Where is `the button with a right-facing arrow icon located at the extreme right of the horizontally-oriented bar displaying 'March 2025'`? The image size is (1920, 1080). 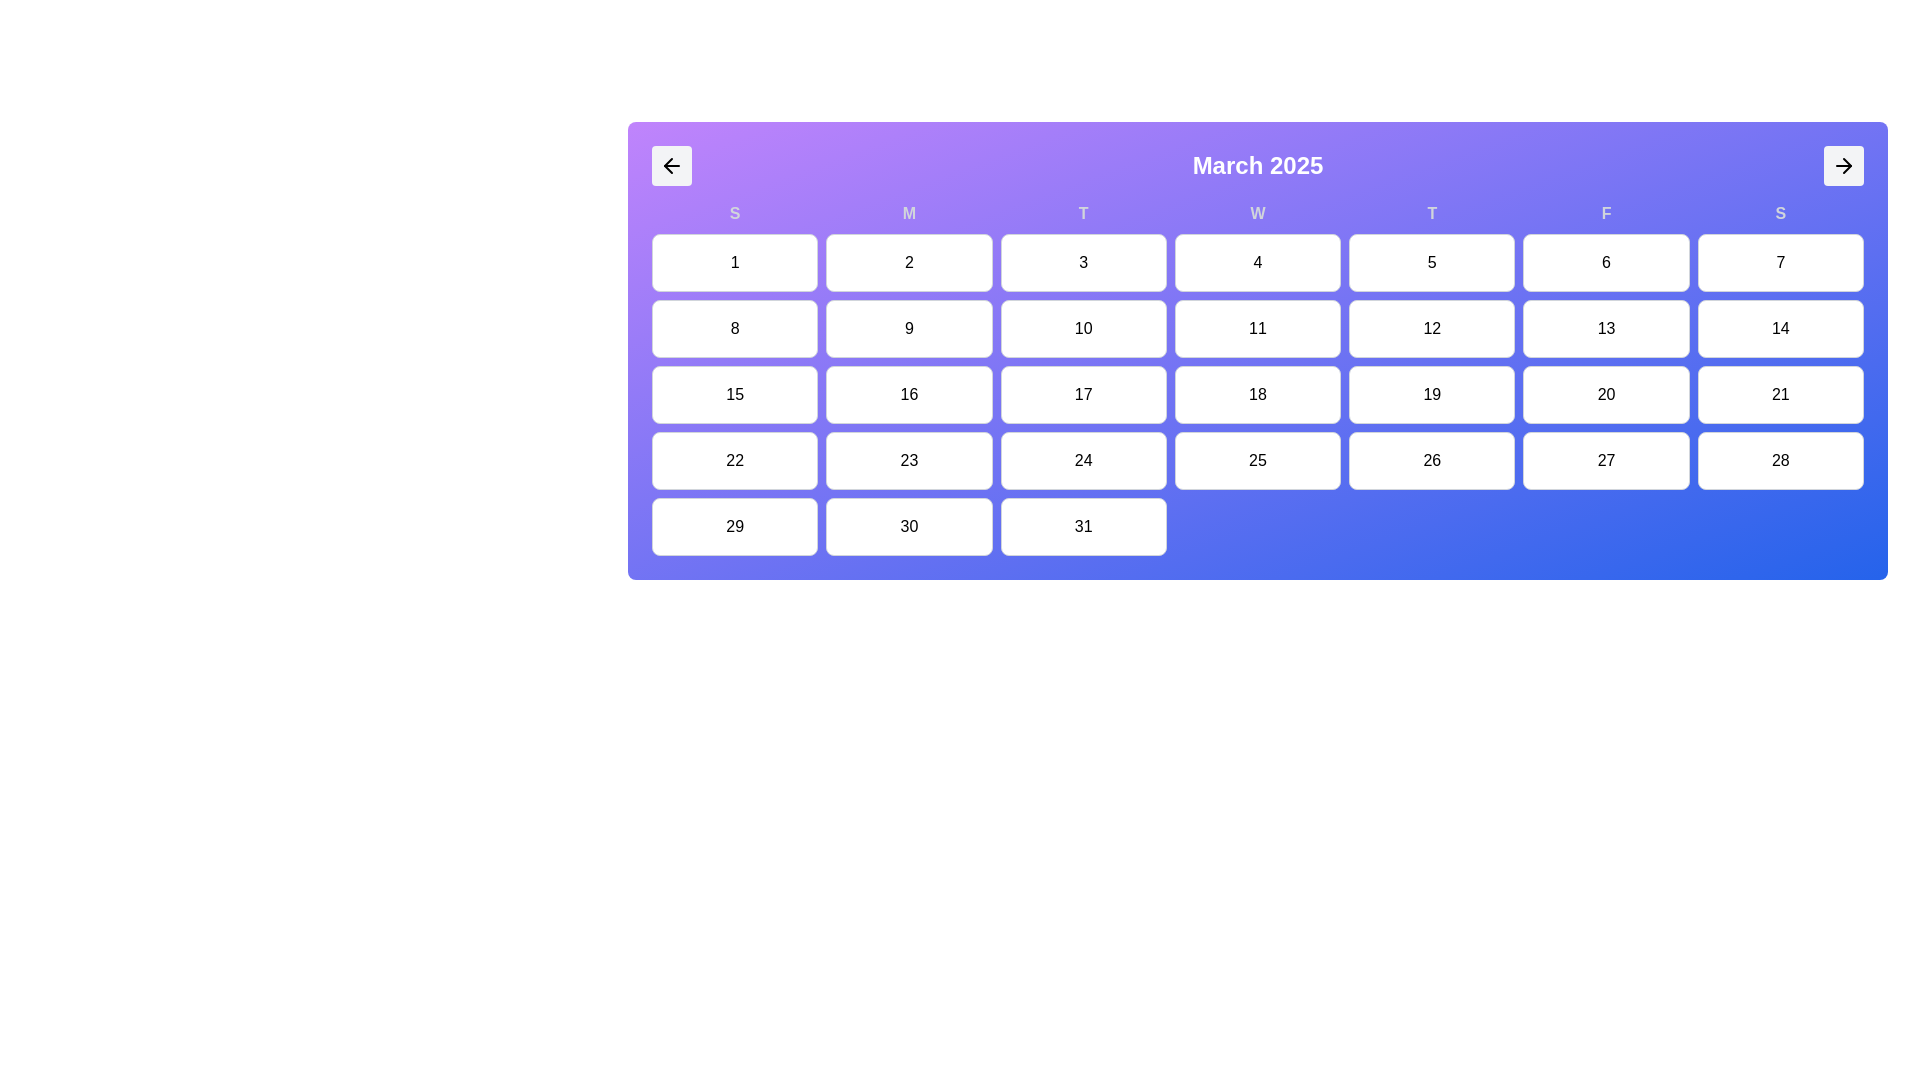
the button with a right-facing arrow icon located at the extreme right of the horizontally-oriented bar displaying 'March 2025' is located at coordinates (1842, 164).